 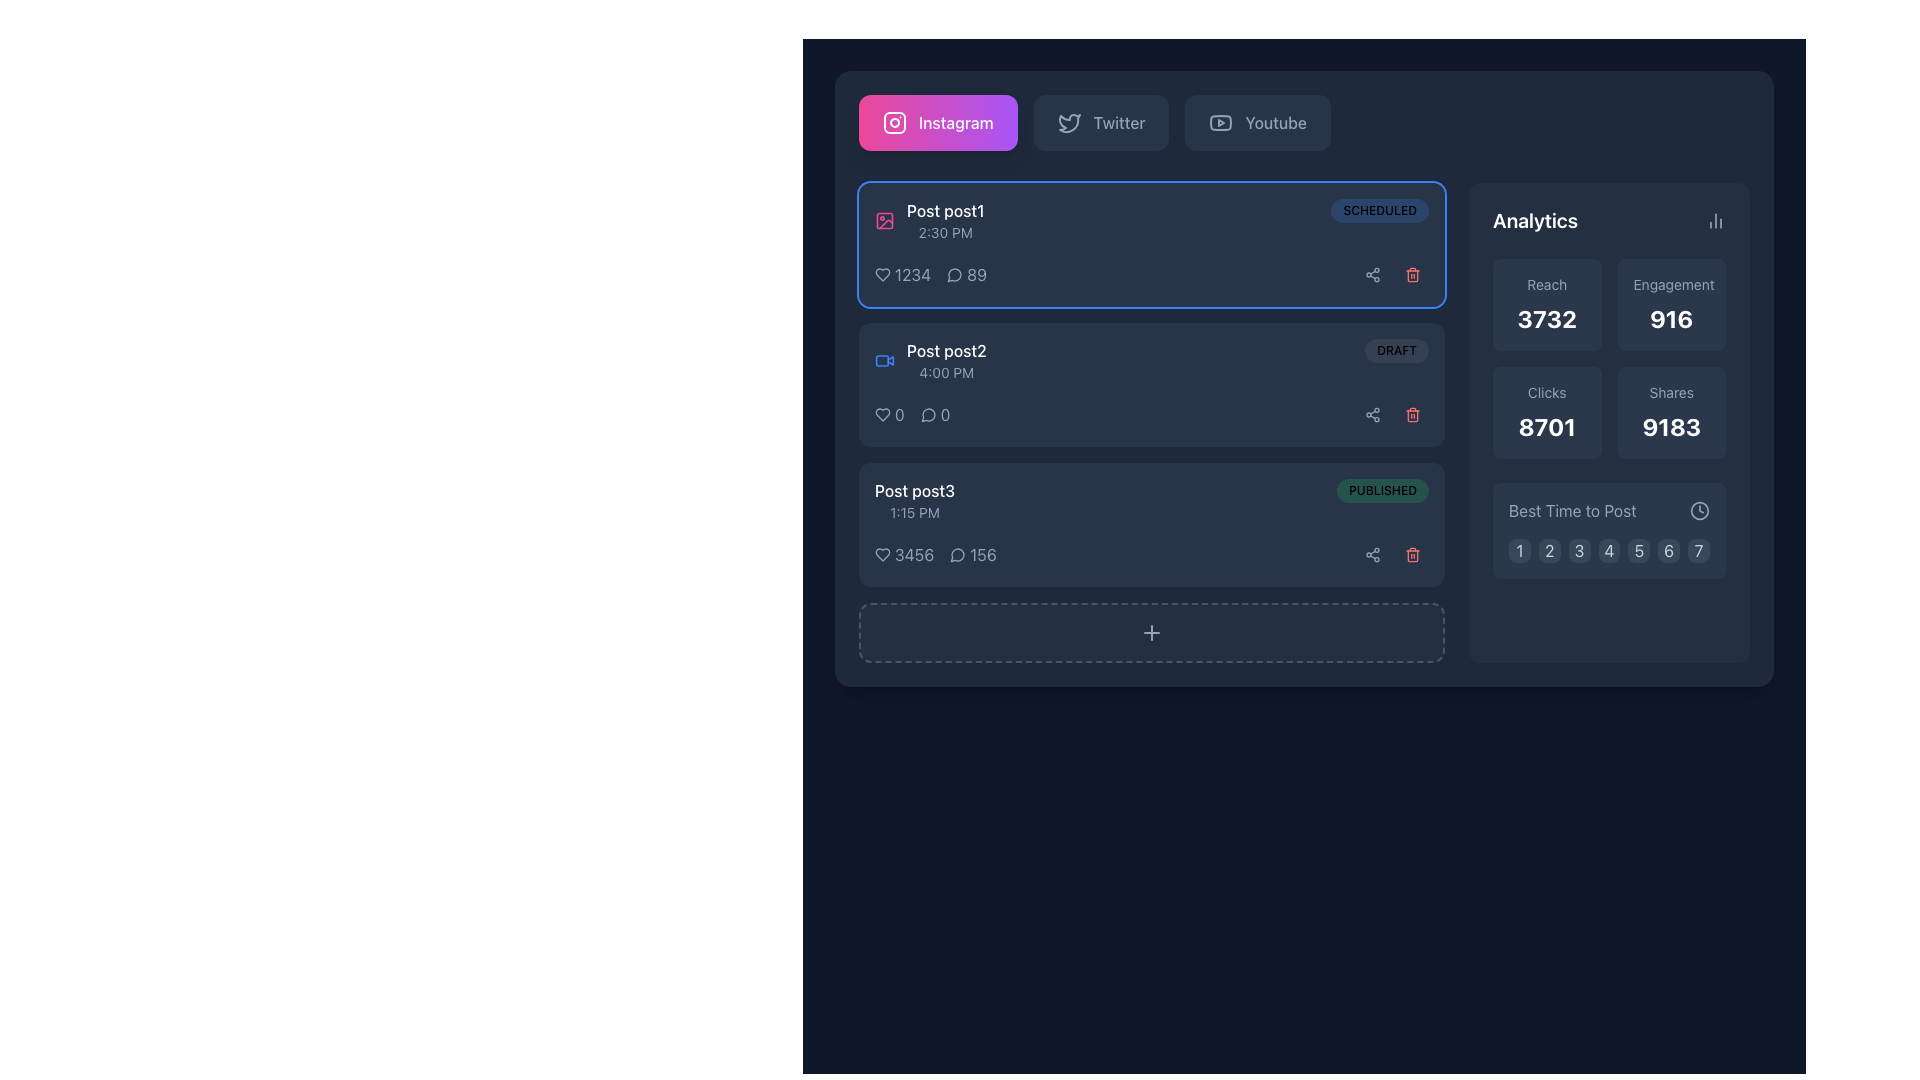 What do you see at coordinates (1671, 285) in the screenshot?
I see `the text label displaying 'Engagement' in light gray font, located in the 'Analytics' section above the numeric value '916'` at bounding box center [1671, 285].